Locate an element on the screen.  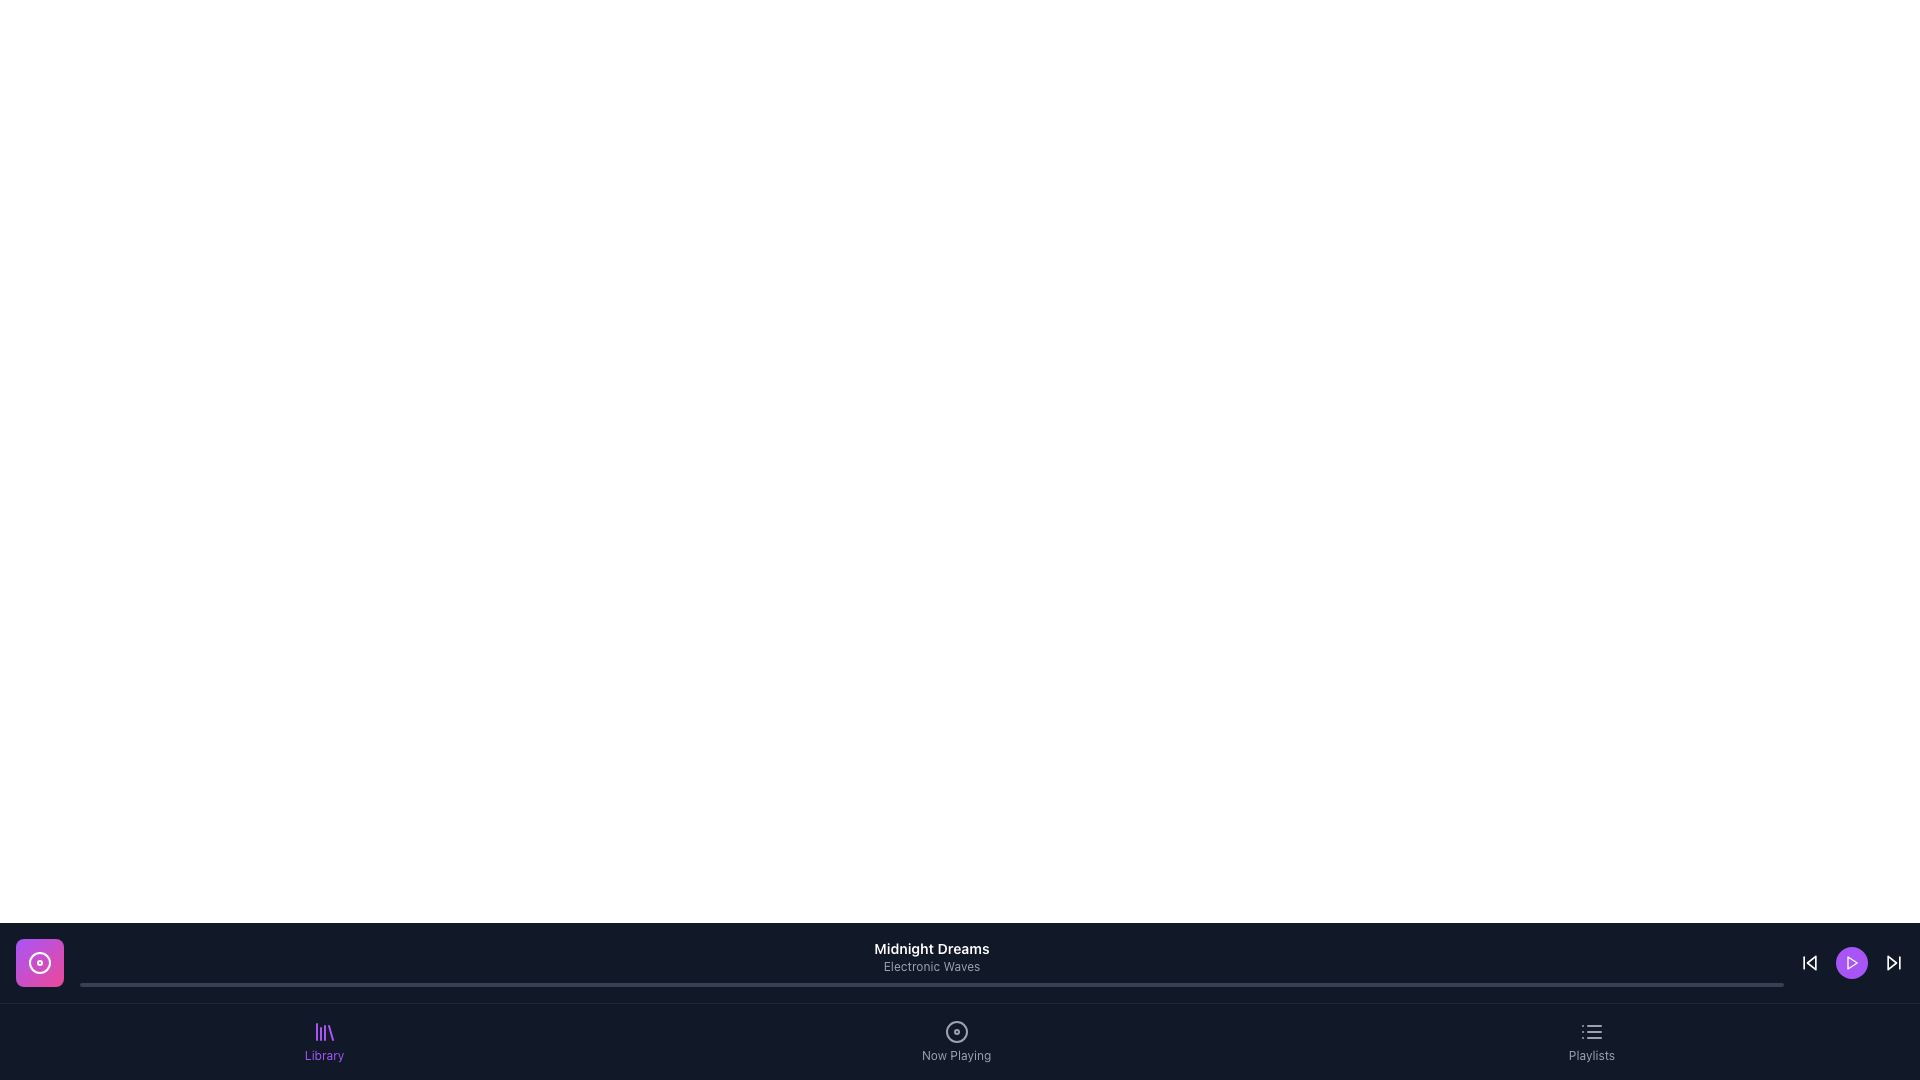
text content of the small text label that displays 'Electronic Waves', which is styled in light gray and is located directly beneath 'Midnight Dreams' is located at coordinates (930, 966).